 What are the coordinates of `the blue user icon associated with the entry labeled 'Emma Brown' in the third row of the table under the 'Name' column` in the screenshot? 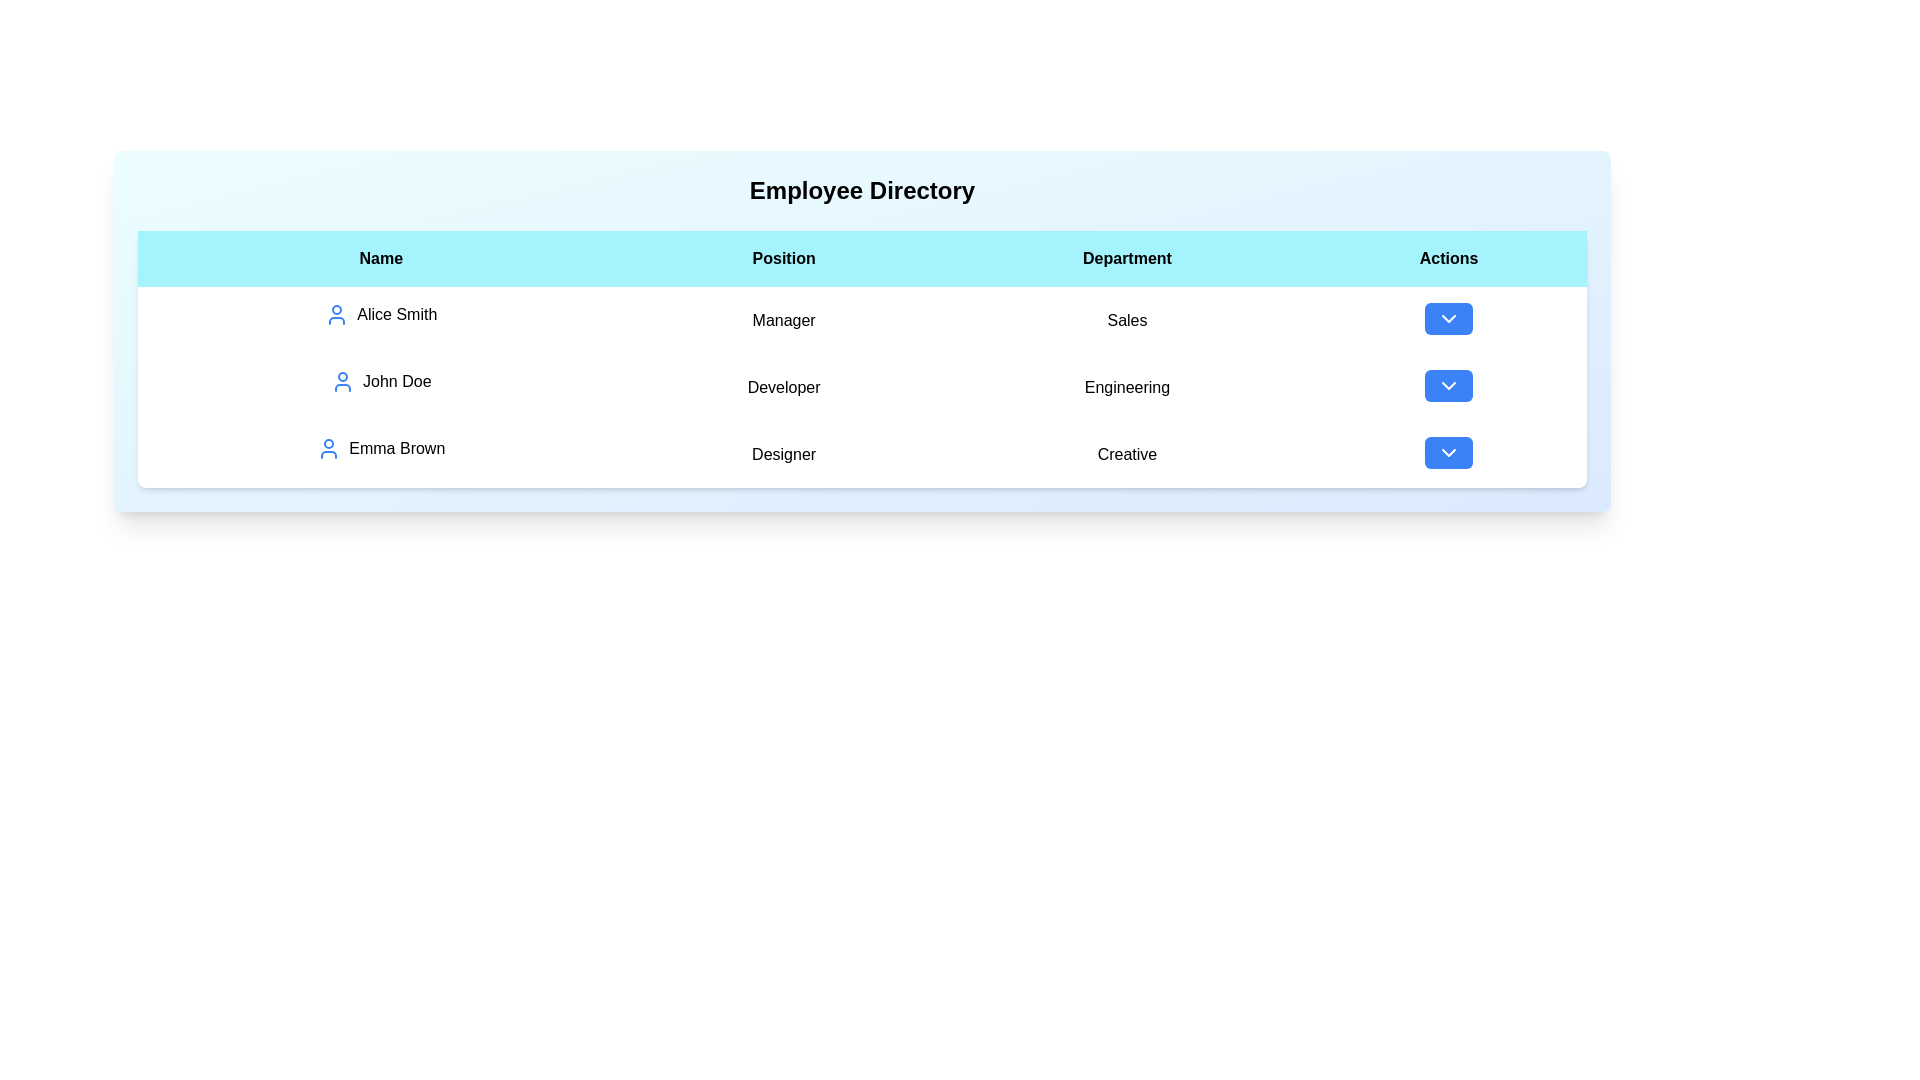 It's located at (329, 447).